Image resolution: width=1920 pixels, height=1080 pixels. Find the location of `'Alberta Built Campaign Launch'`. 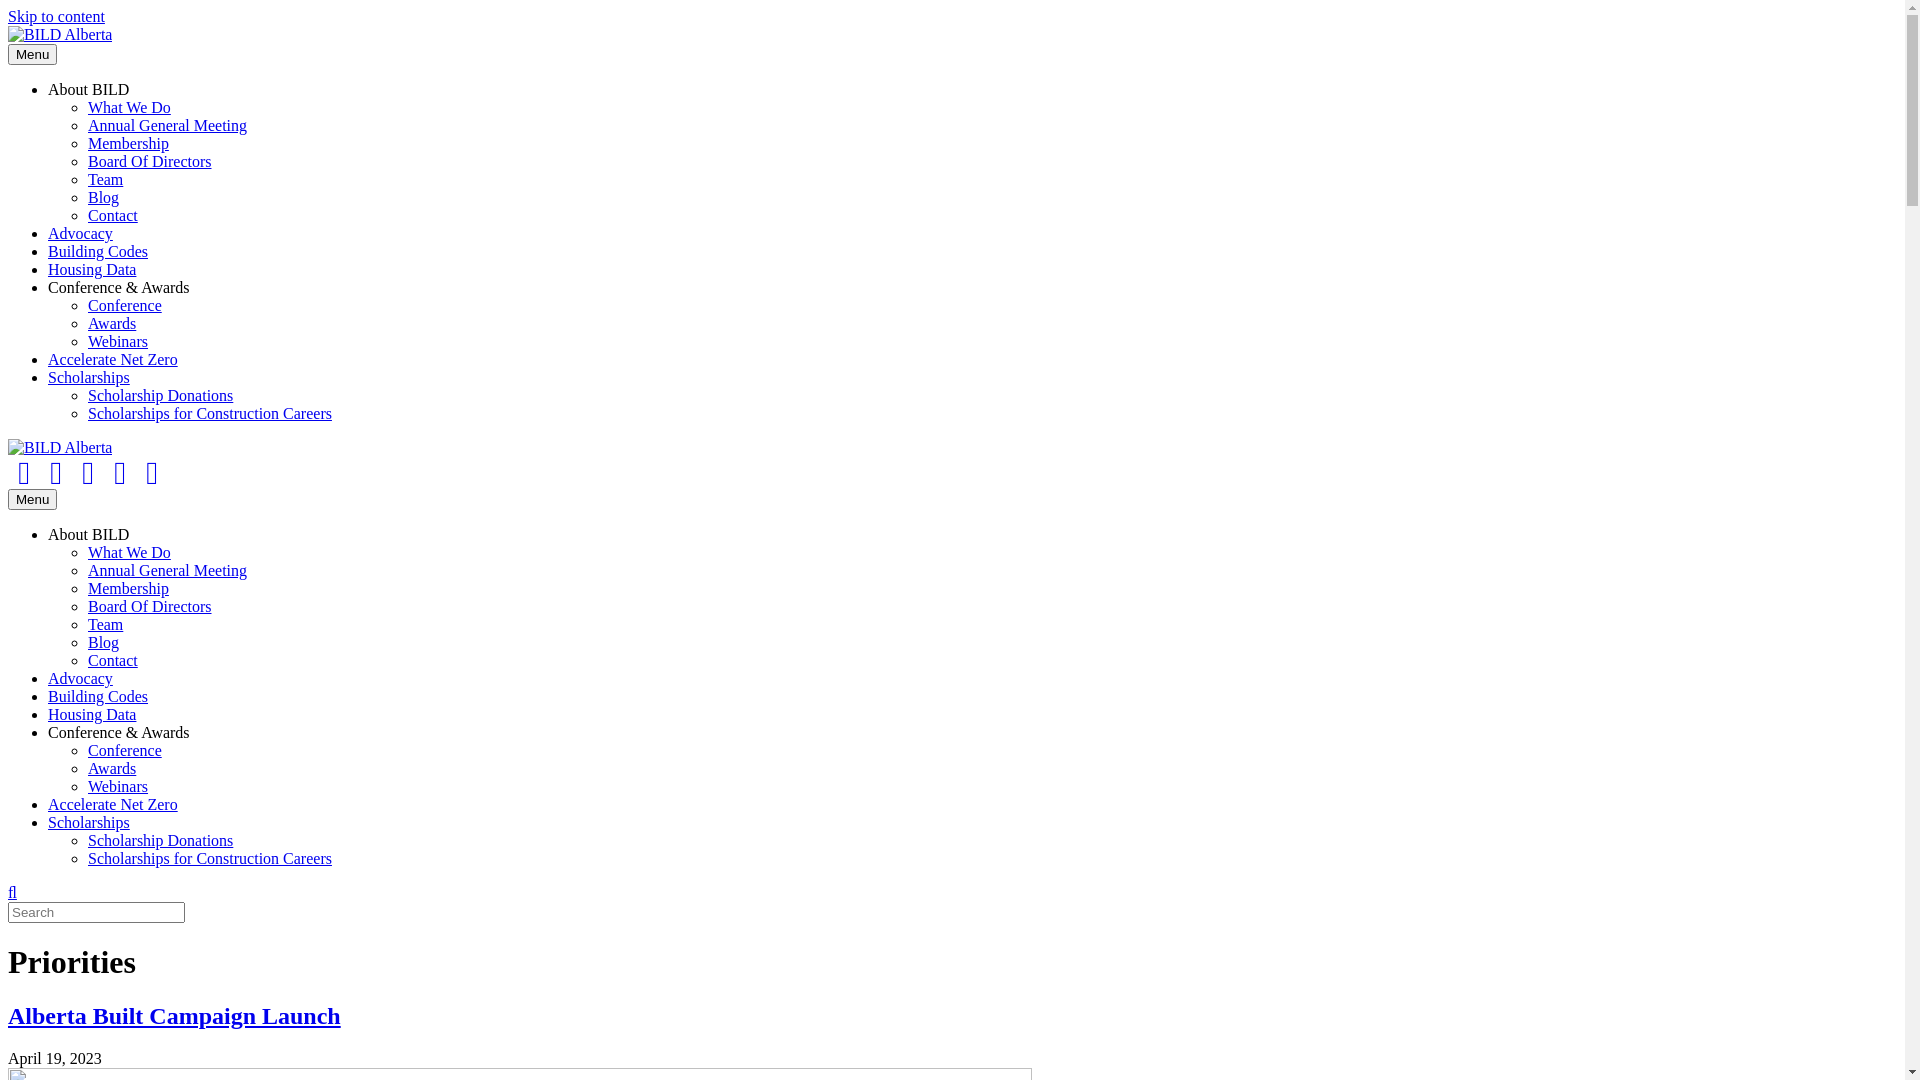

'Alberta Built Campaign Launch' is located at coordinates (8, 1015).